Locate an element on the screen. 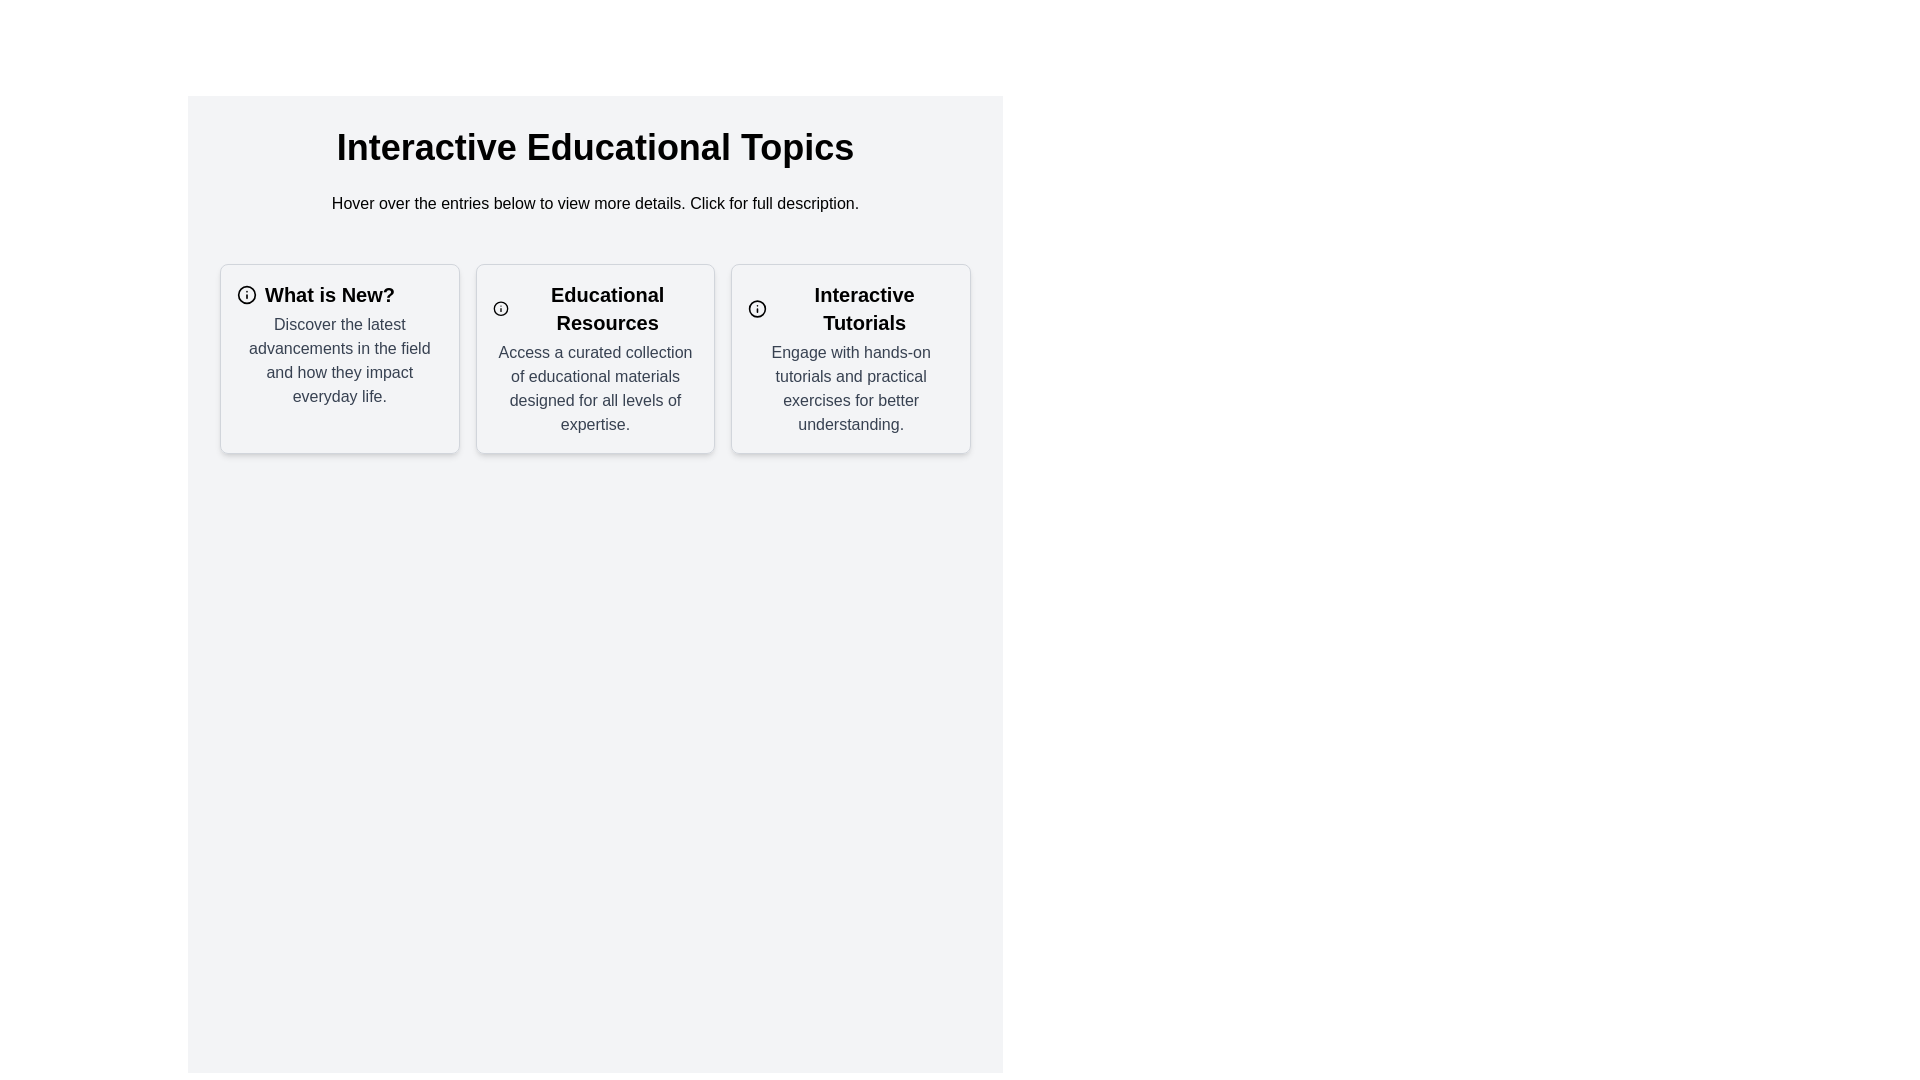  the educational resources card, which is centrally located in the grid of three cards, positioned in the middle column between 'What is New?' and 'Interactive Tutorials' is located at coordinates (594, 357).